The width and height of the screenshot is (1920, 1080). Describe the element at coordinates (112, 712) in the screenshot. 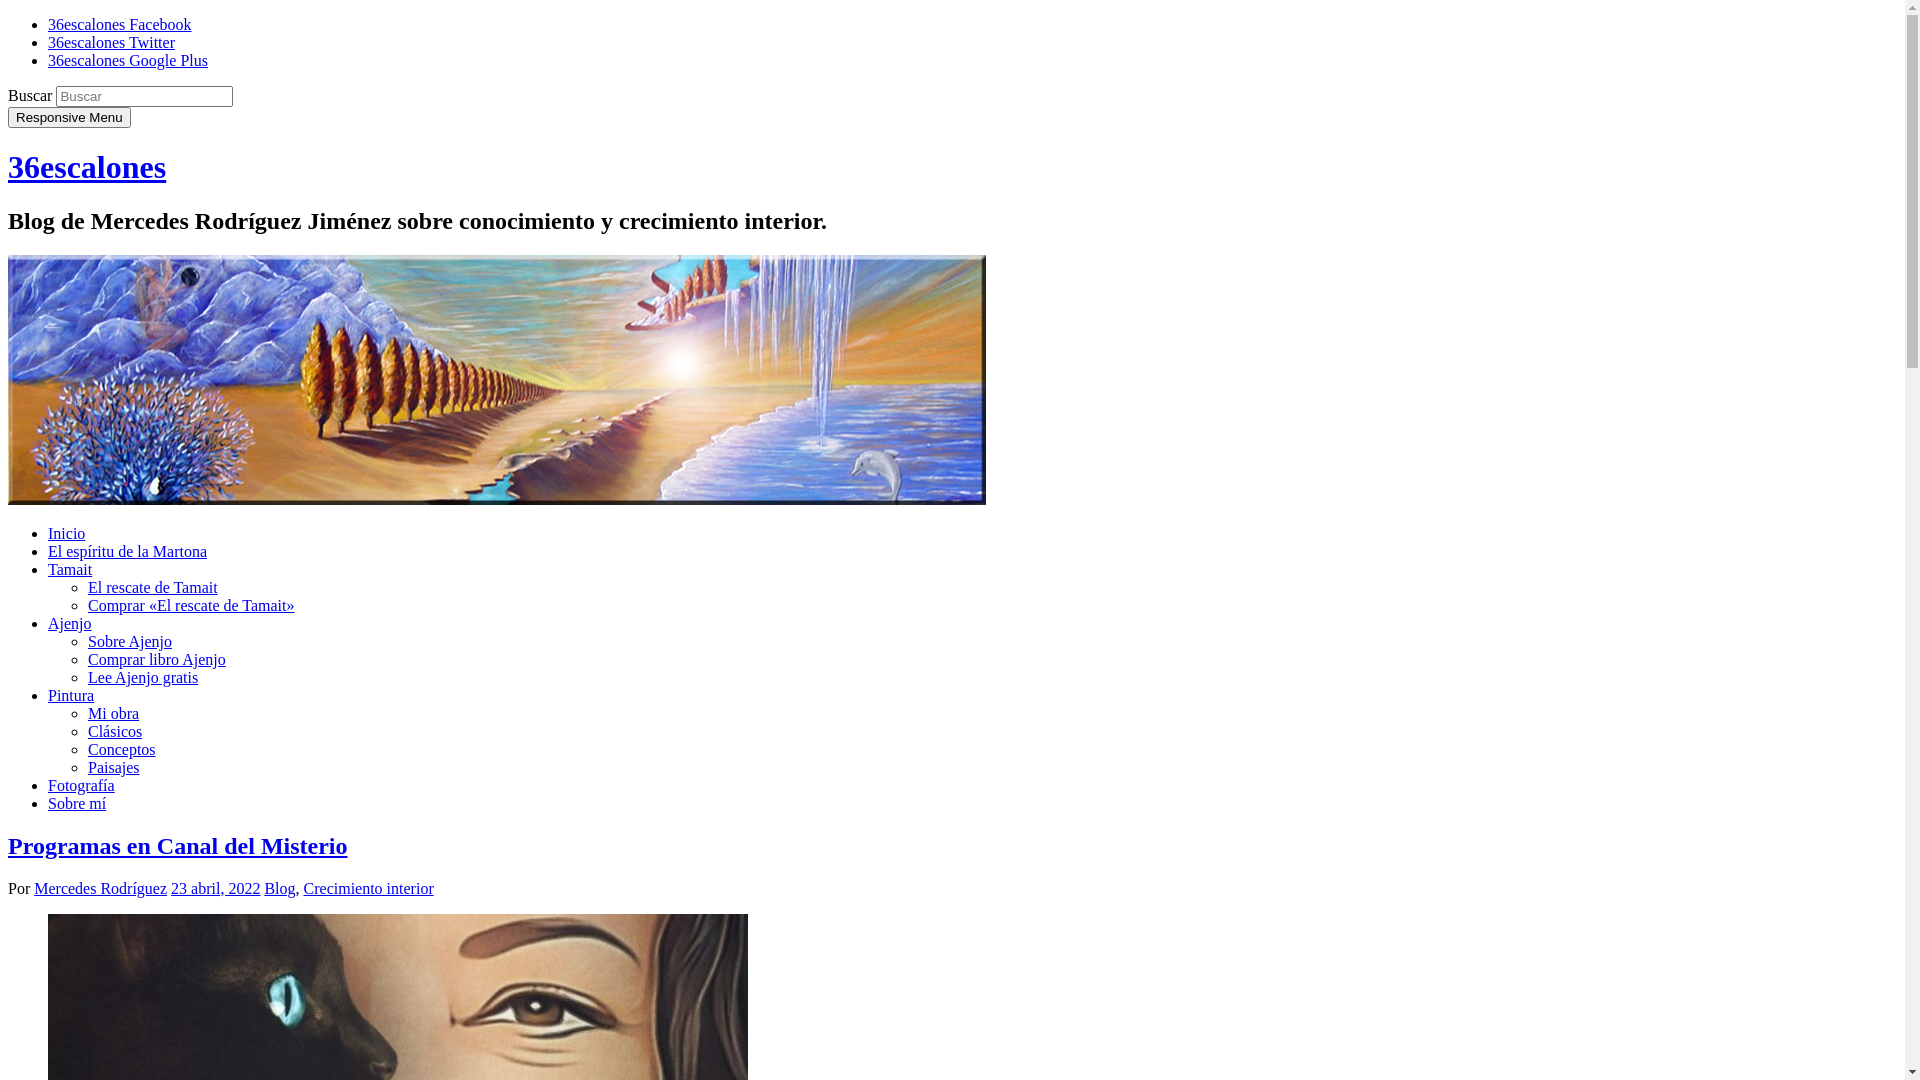

I see `'Mi obra'` at that location.